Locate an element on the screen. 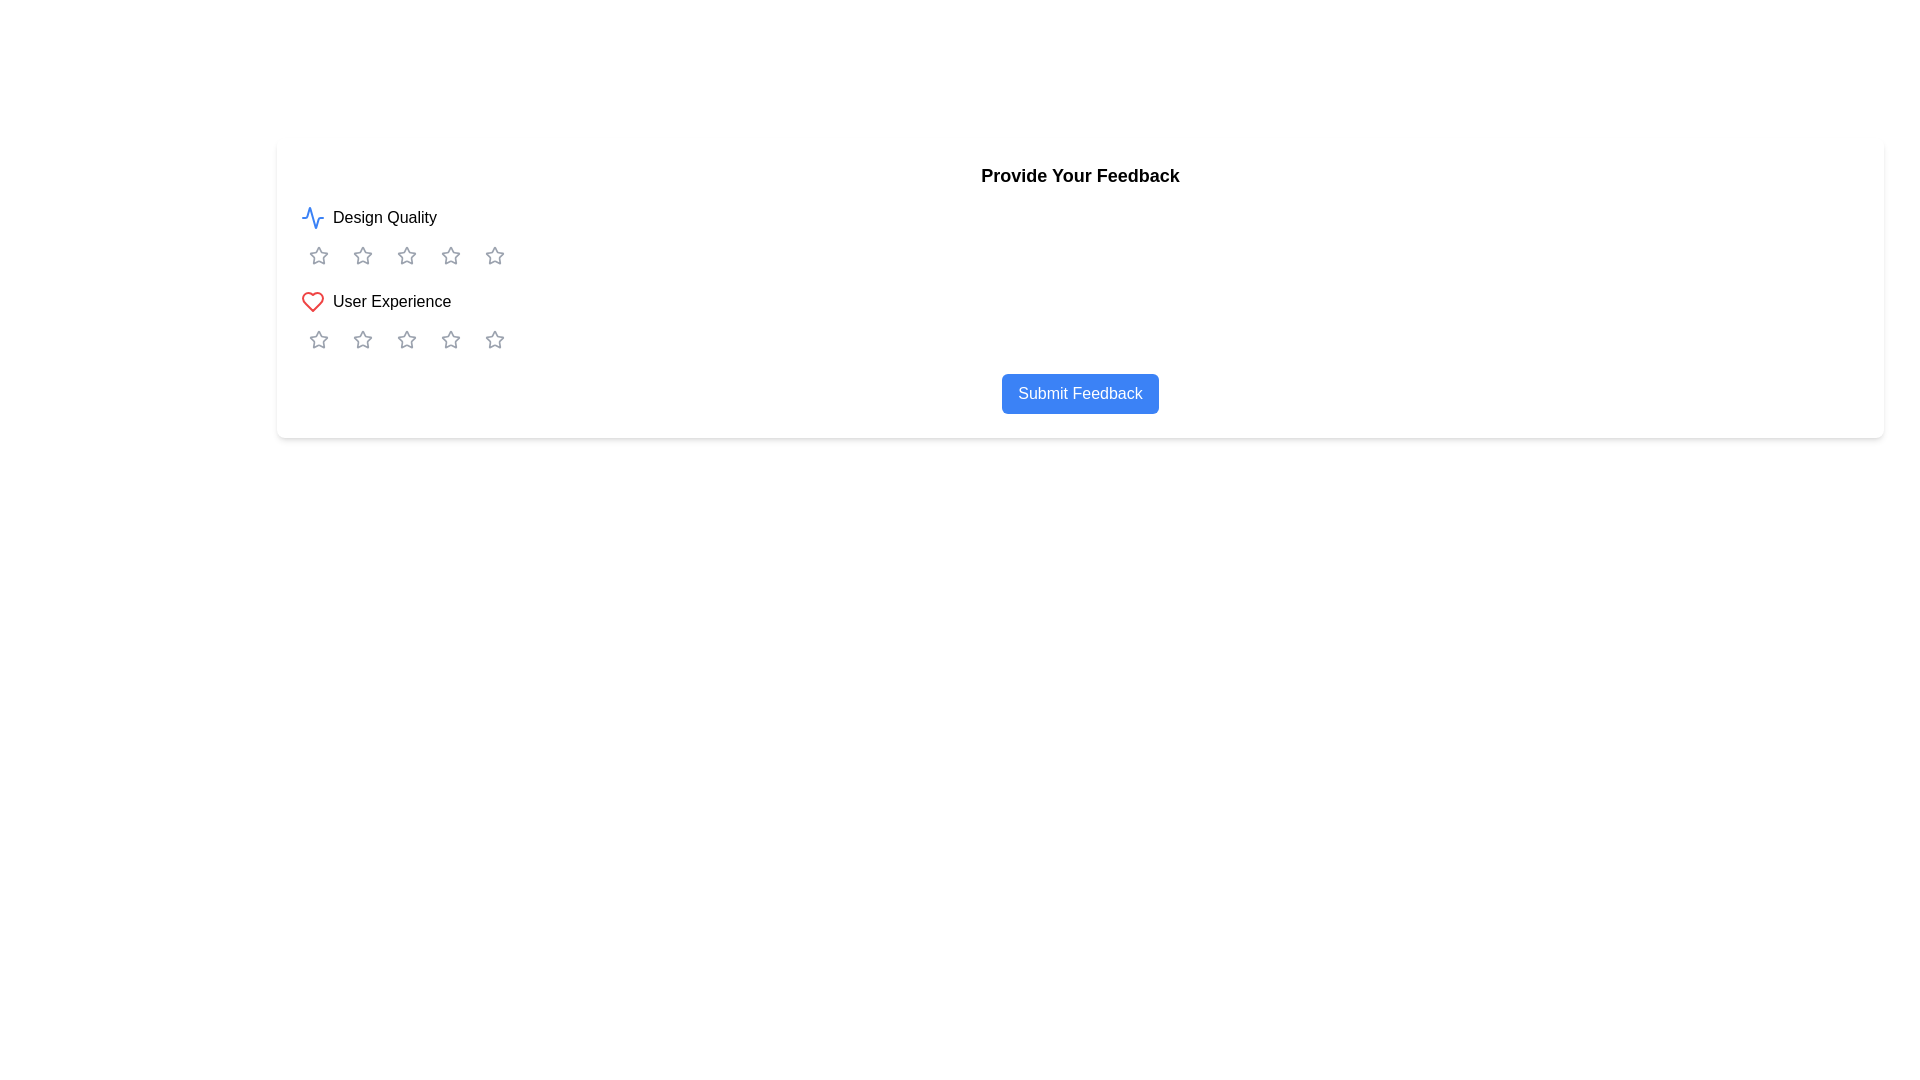 The image size is (1920, 1080). the blue pulse icon located next to the 'Design Quality' label in the vertically aligned list is located at coordinates (311, 218).